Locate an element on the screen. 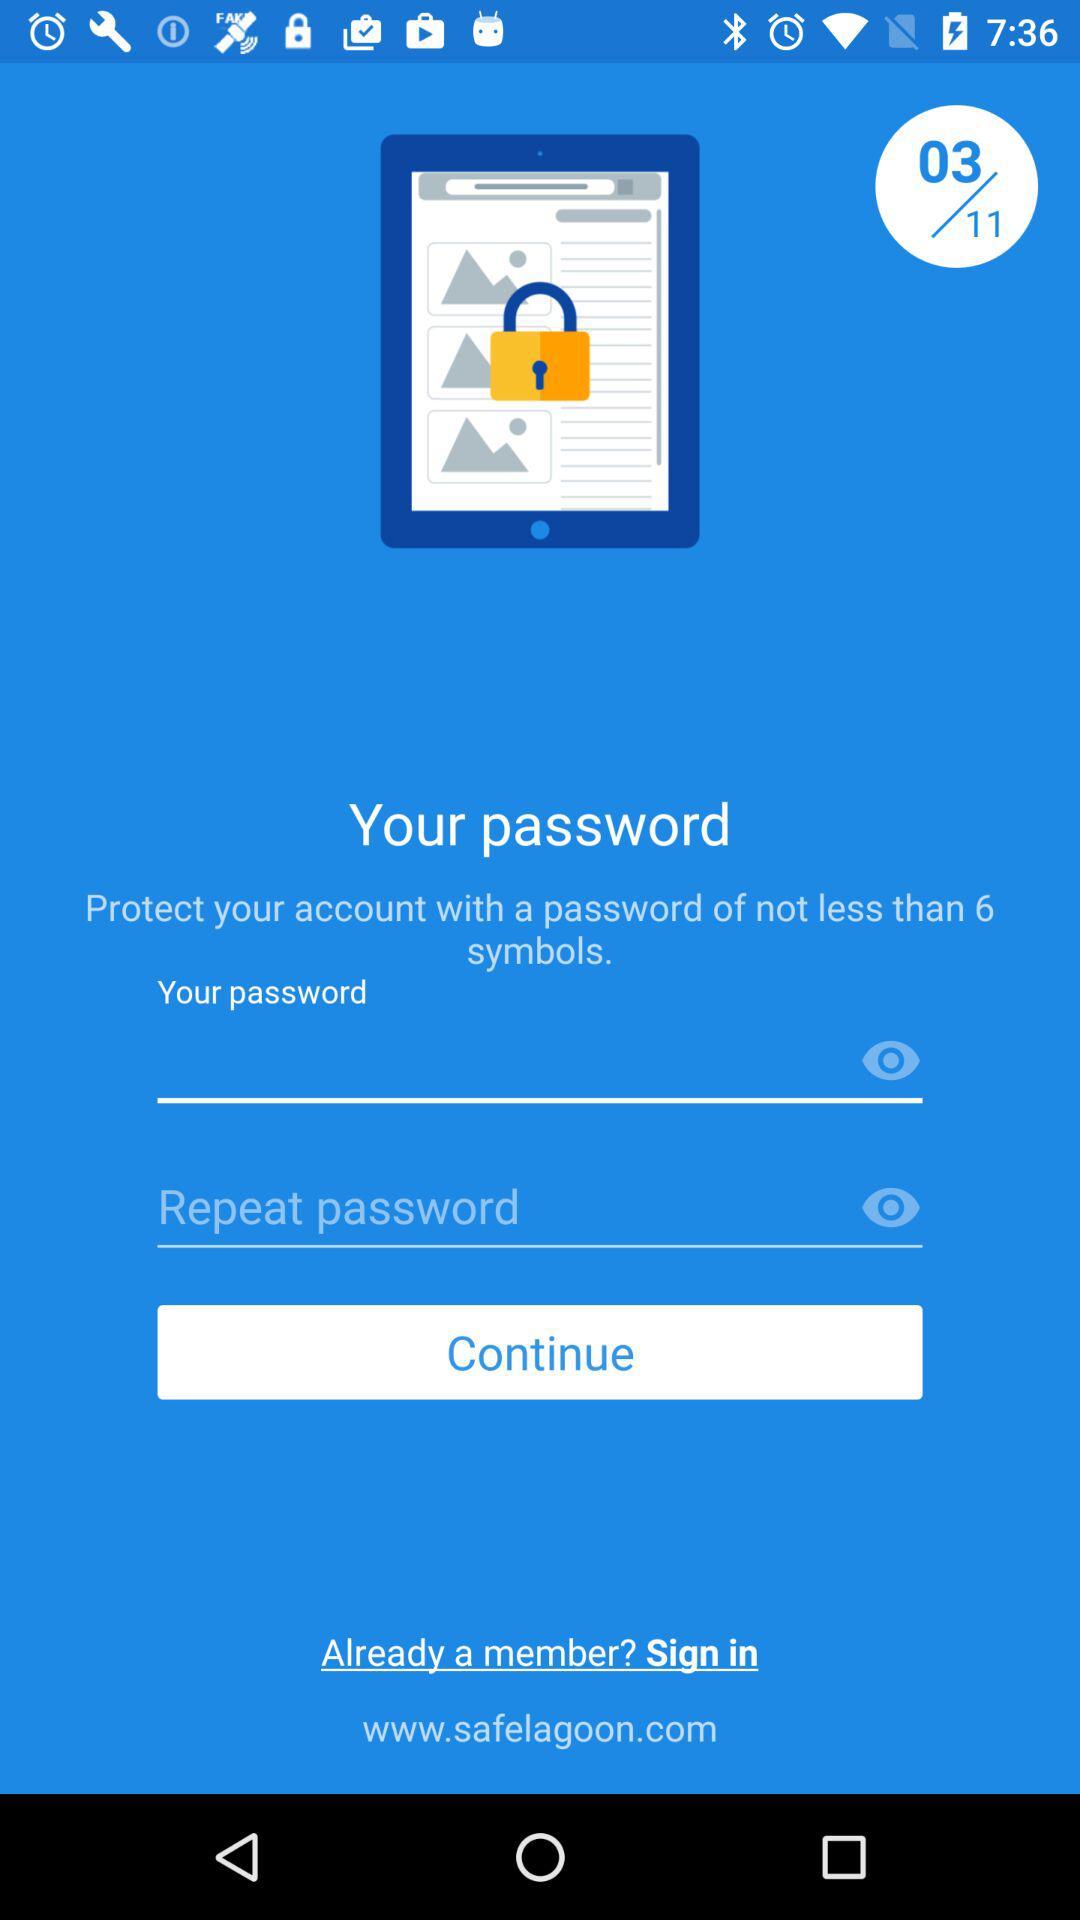  type password is located at coordinates (540, 1060).